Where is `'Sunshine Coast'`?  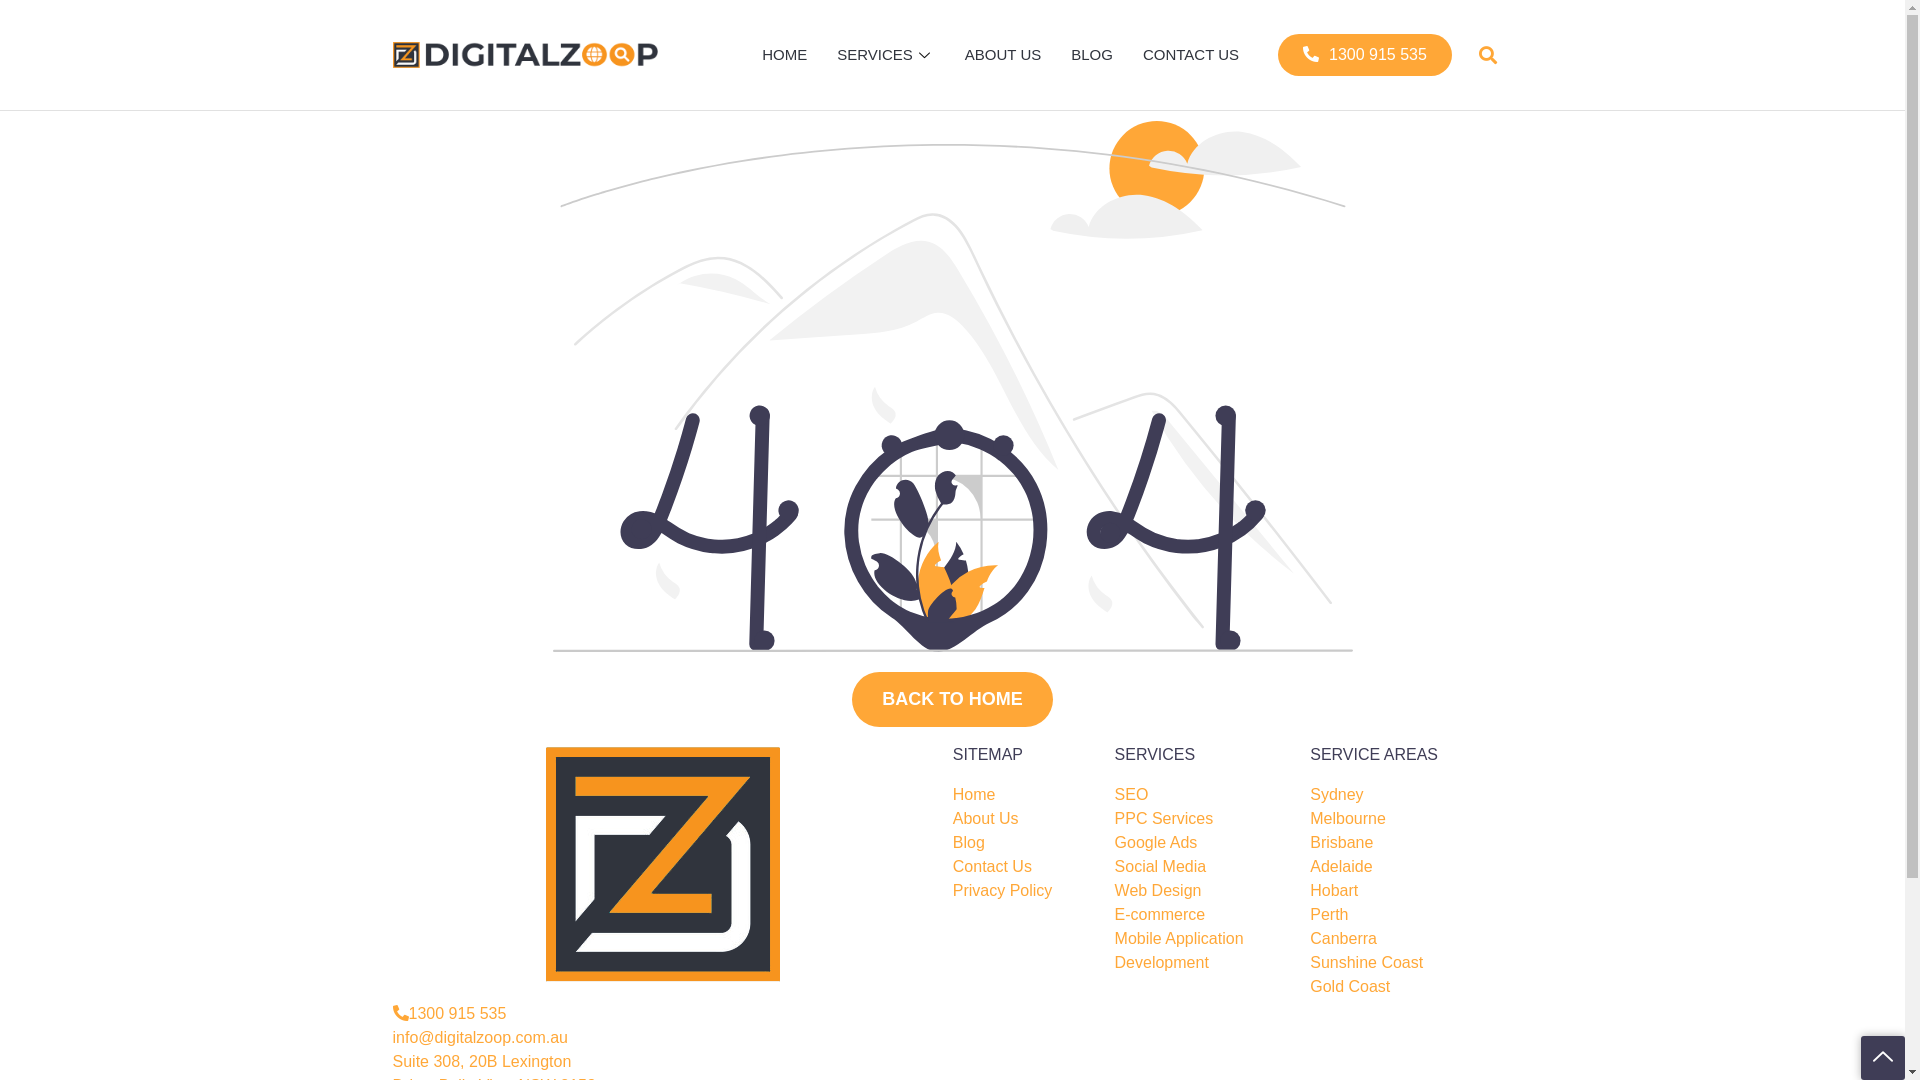 'Sunshine Coast' is located at coordinates (1365, 962).